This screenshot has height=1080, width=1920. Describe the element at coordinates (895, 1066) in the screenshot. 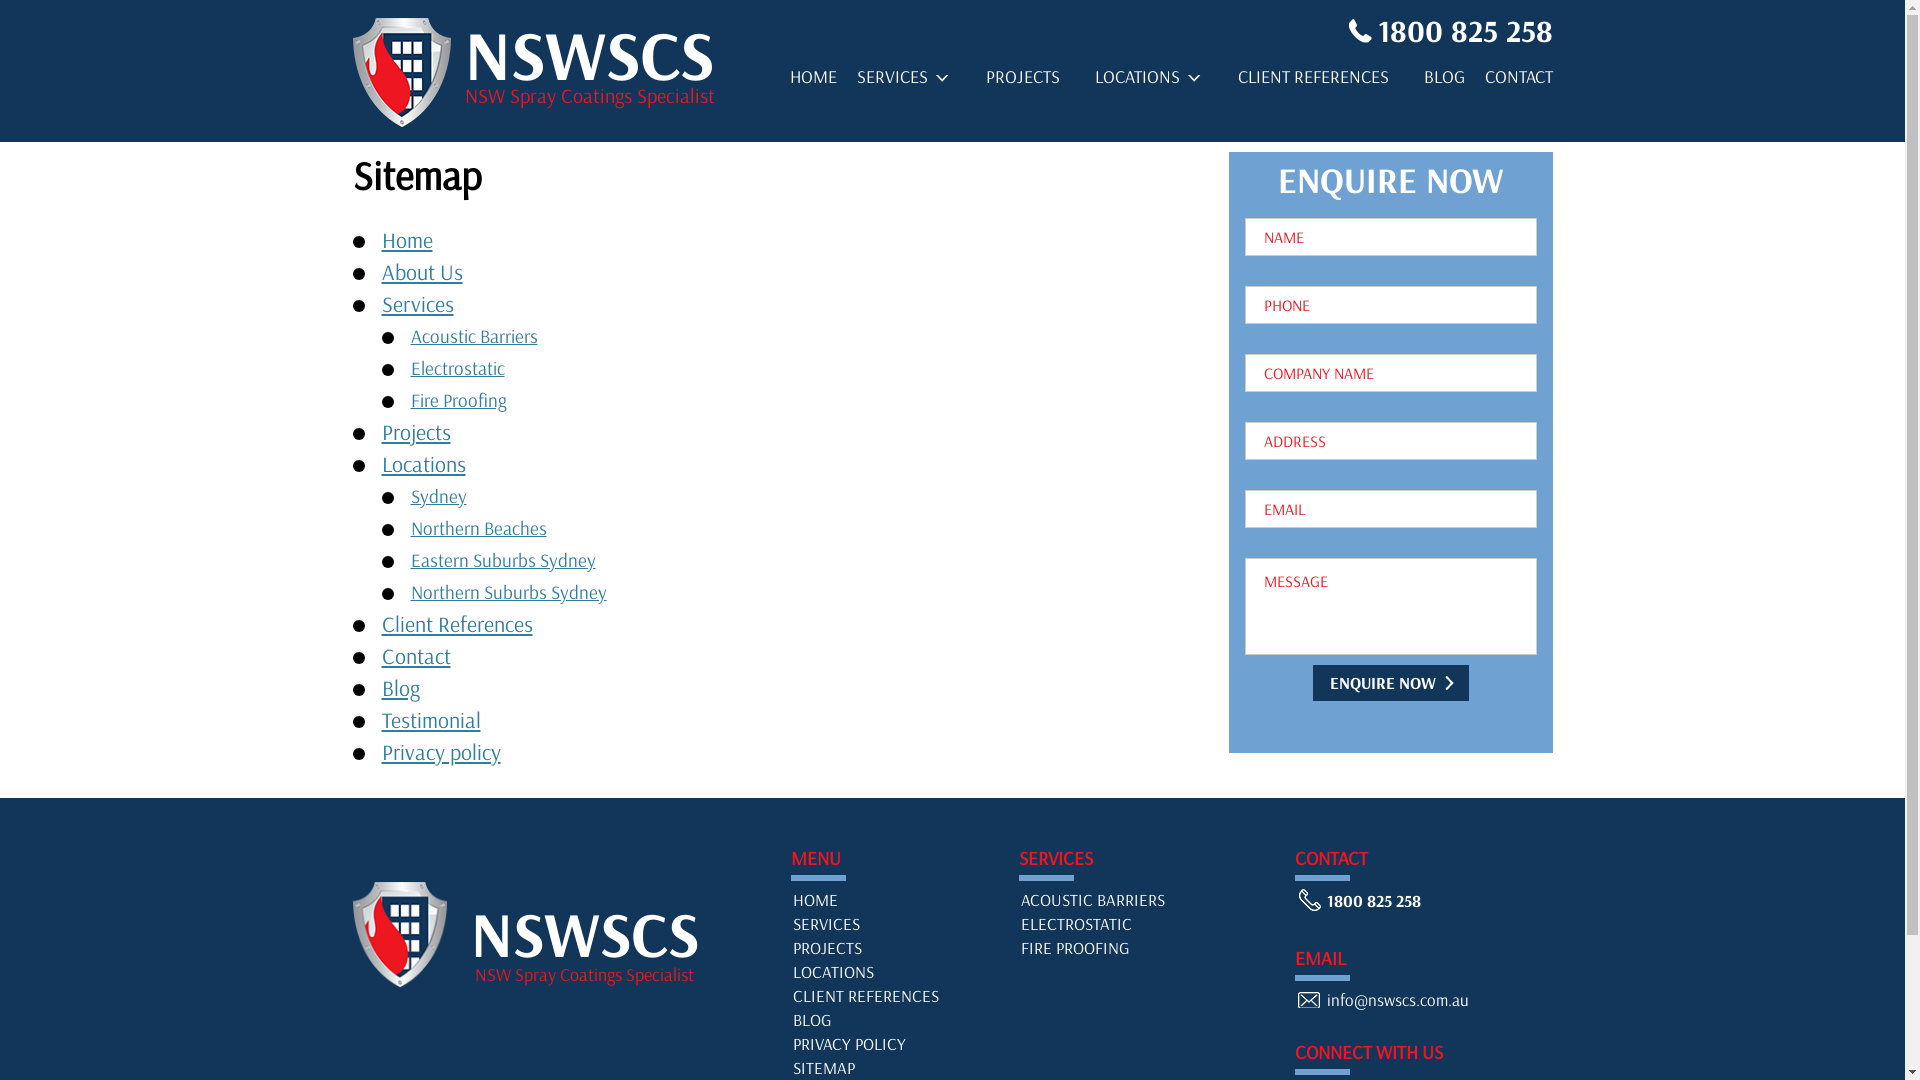

I see `'SITEMAP'` at that location.